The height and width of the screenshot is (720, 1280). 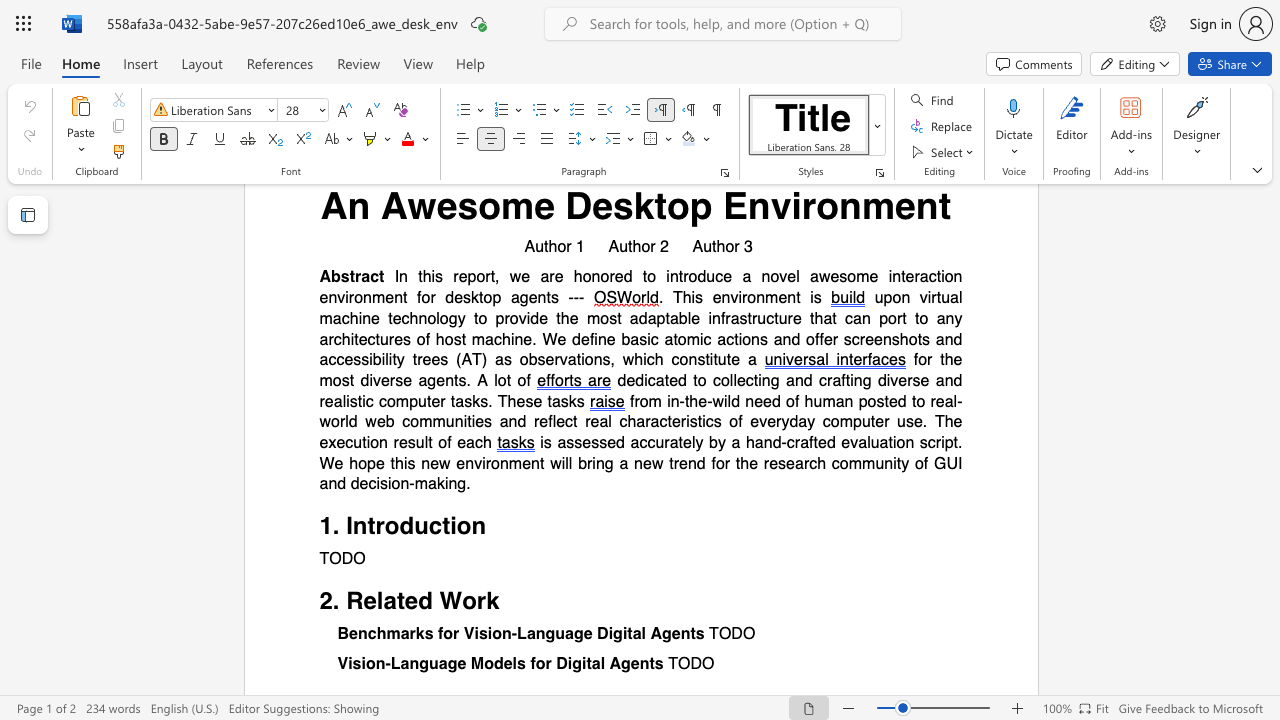 What do you see at coordinates (367, 525) in the screenshot?
I see `the subset text "troduct" within the text "1. Introduction"` at bounding box center [367, 525].